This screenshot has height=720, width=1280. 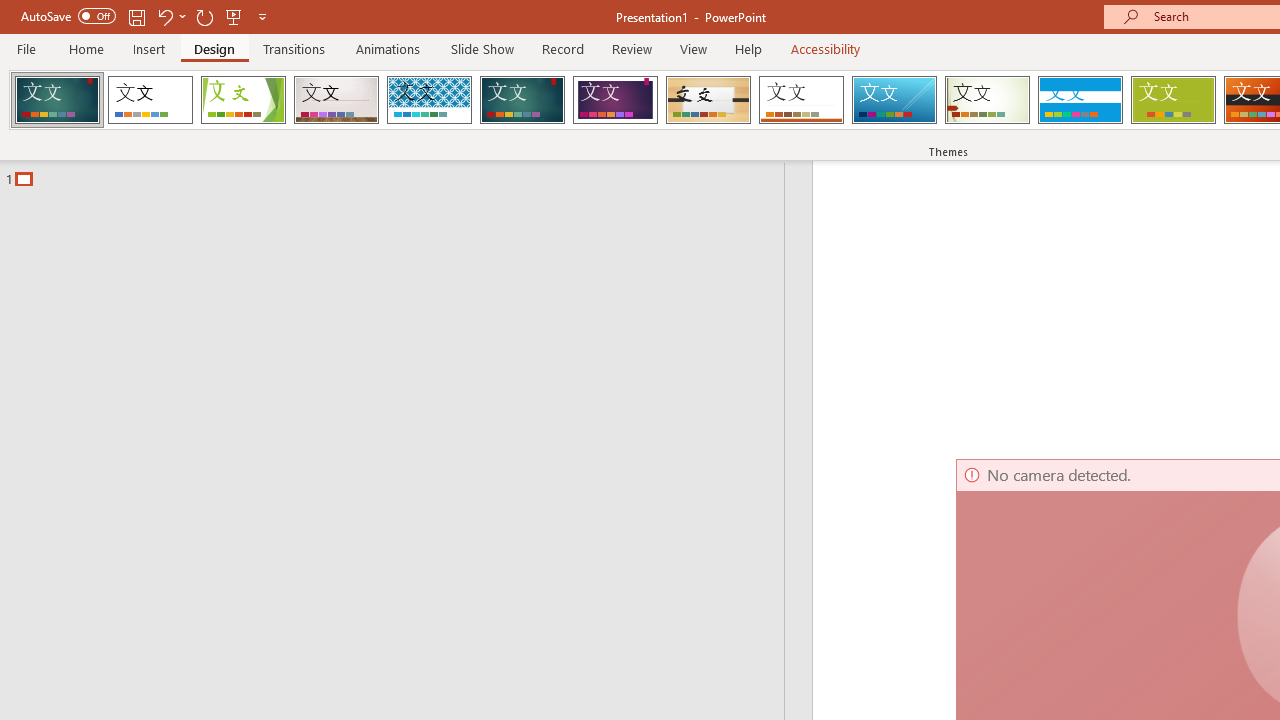 What do you see at coordinates (826, 48) in the screenshot?
I see `'Accessibility'` at bounding box center [826, 48].